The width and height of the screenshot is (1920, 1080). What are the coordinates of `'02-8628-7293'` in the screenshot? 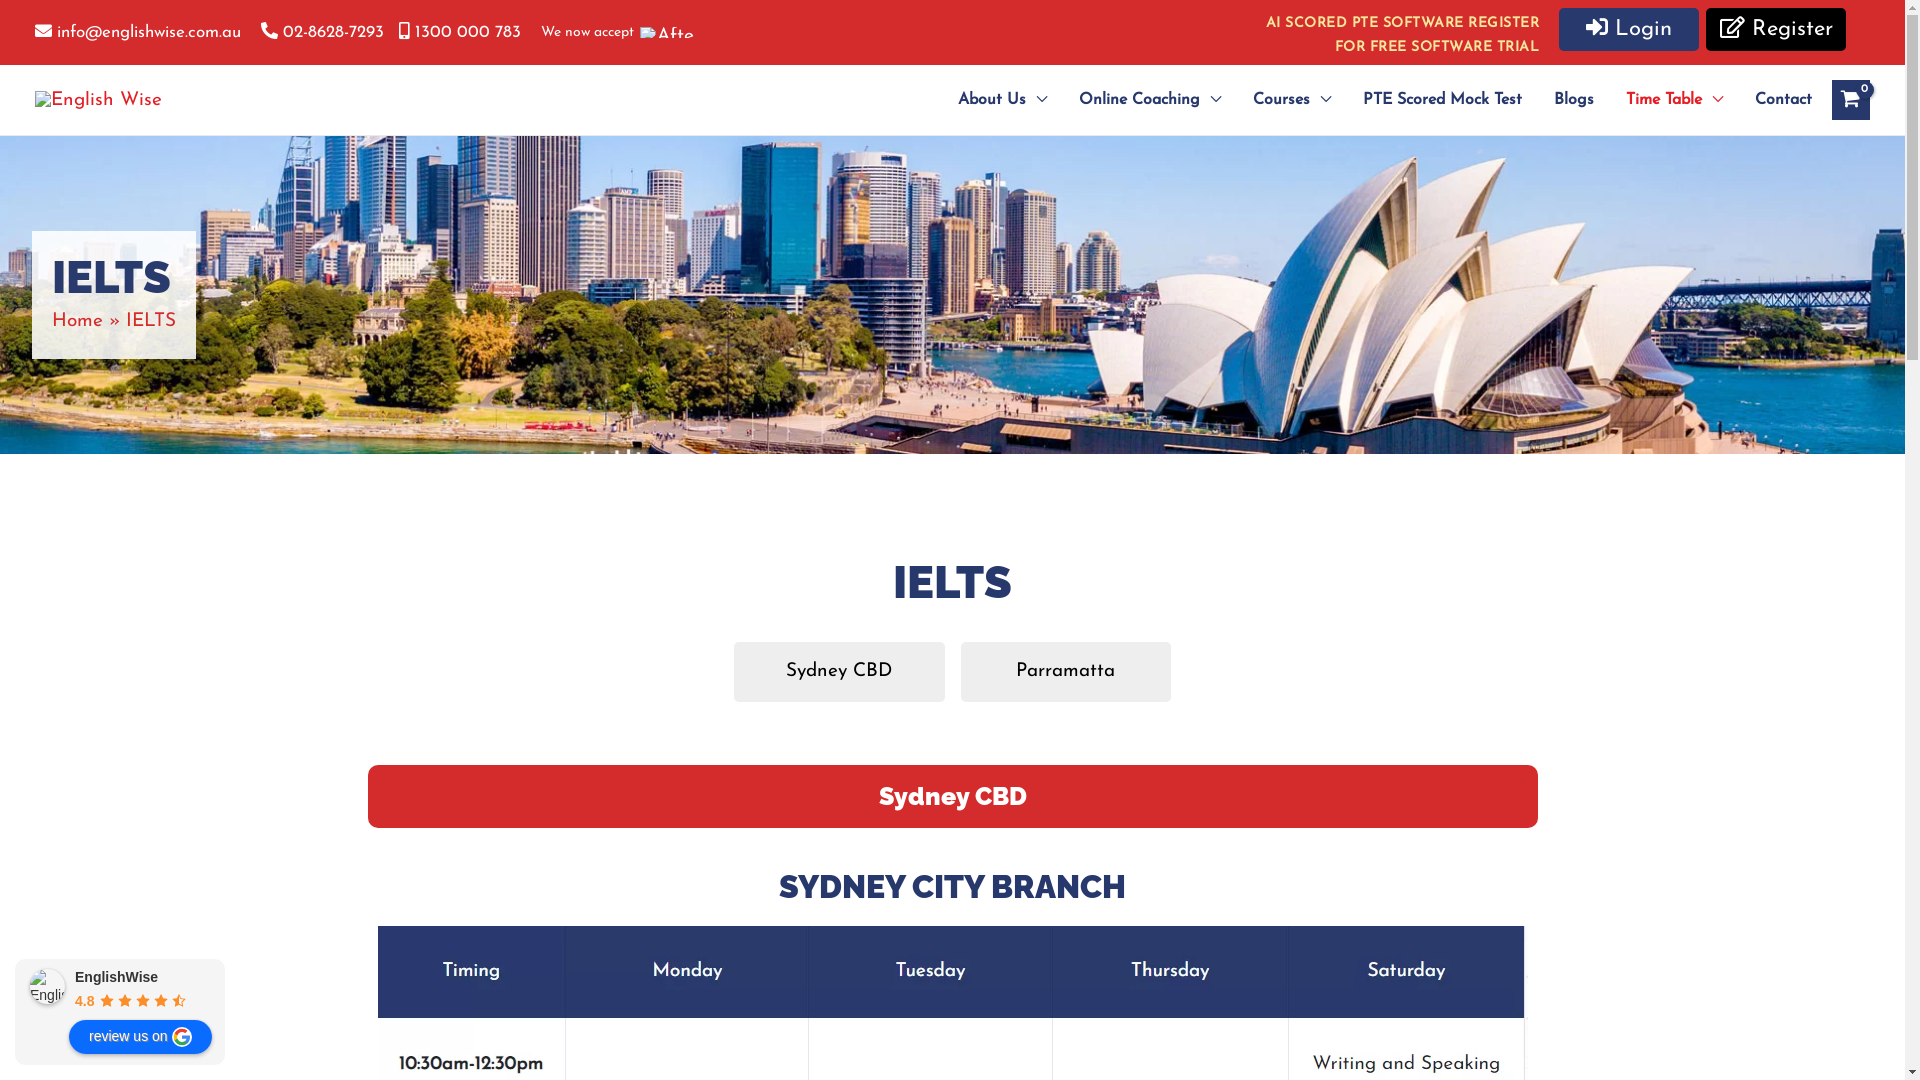 It's located at (259, 32).